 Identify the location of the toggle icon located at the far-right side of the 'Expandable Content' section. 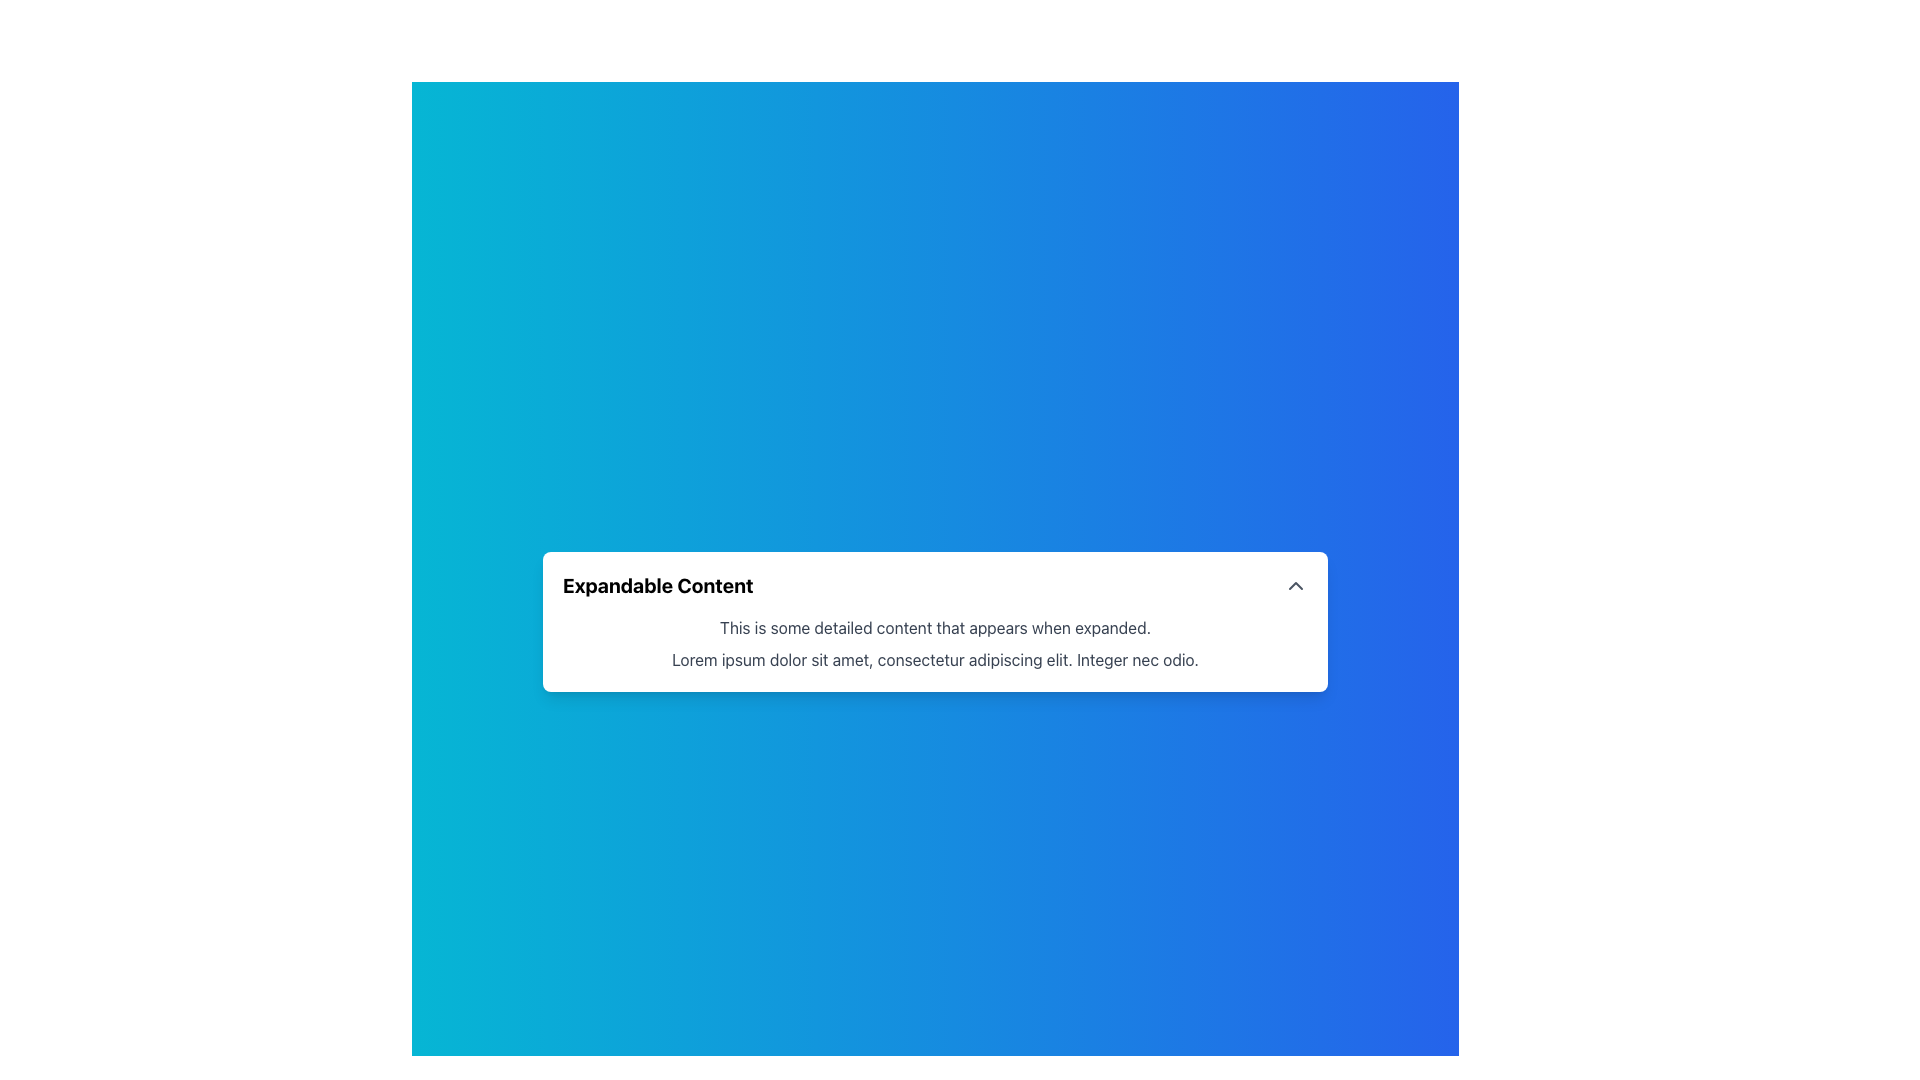
(1296, 585).